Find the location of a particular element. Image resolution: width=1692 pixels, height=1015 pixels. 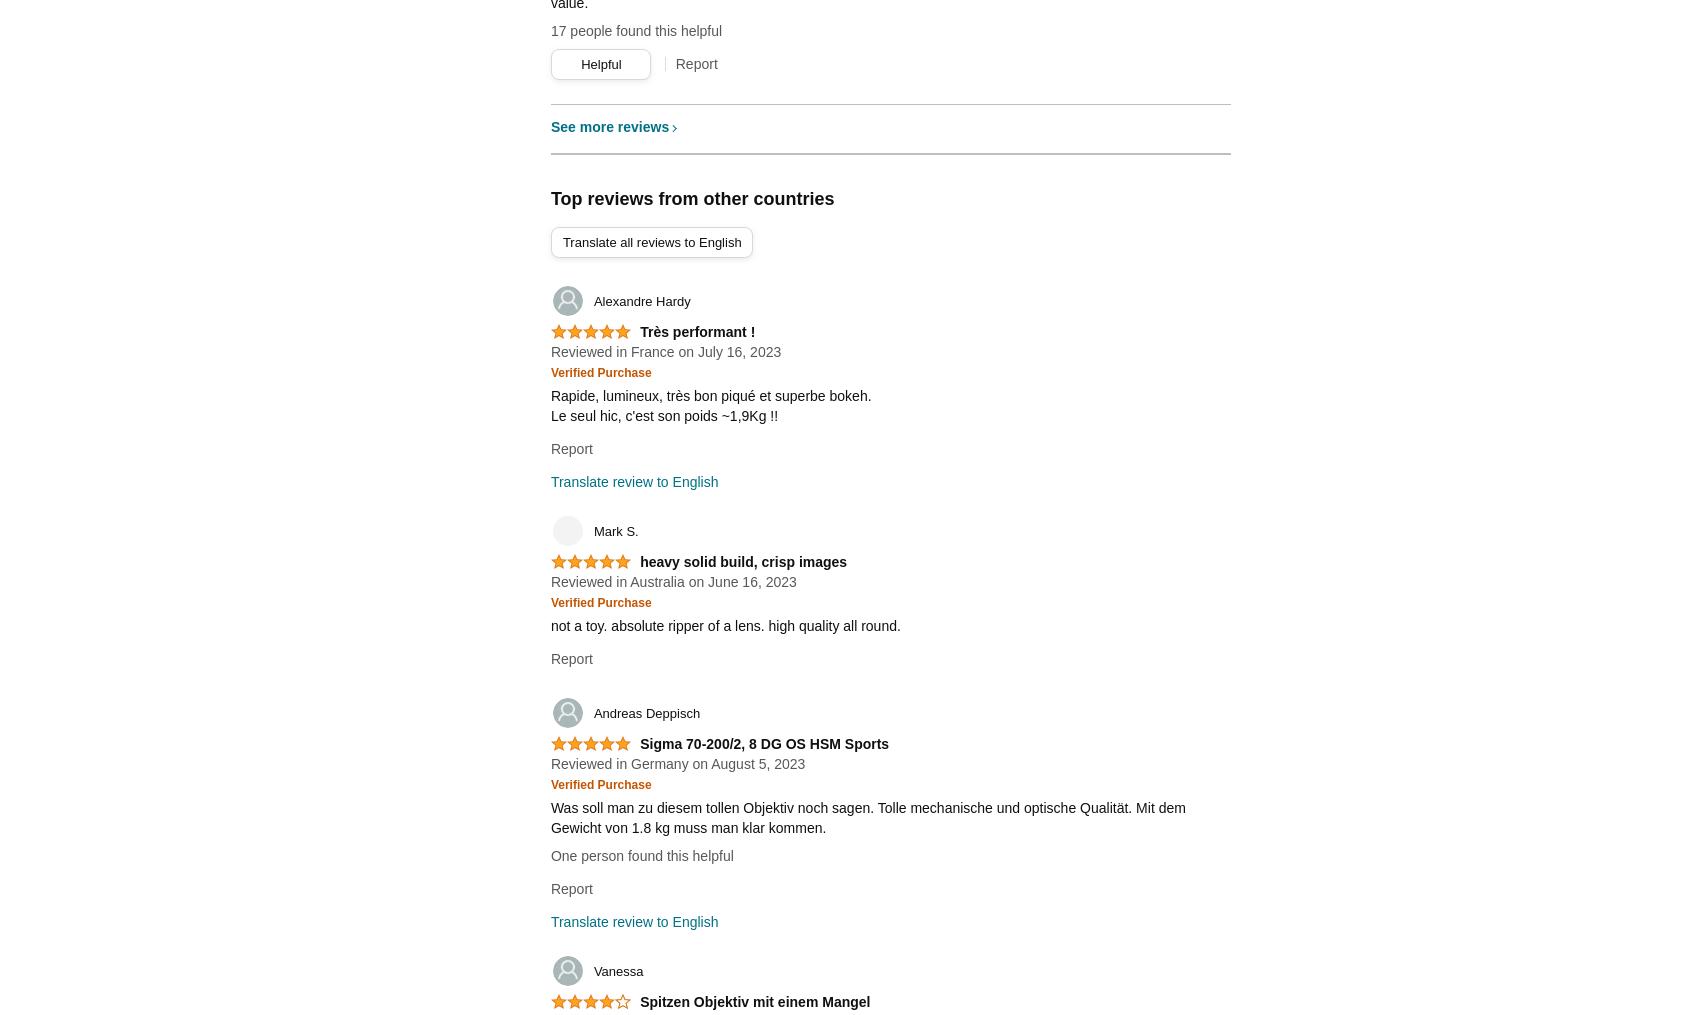

'17 people found this helpful' is located at coordinates (636, 29).